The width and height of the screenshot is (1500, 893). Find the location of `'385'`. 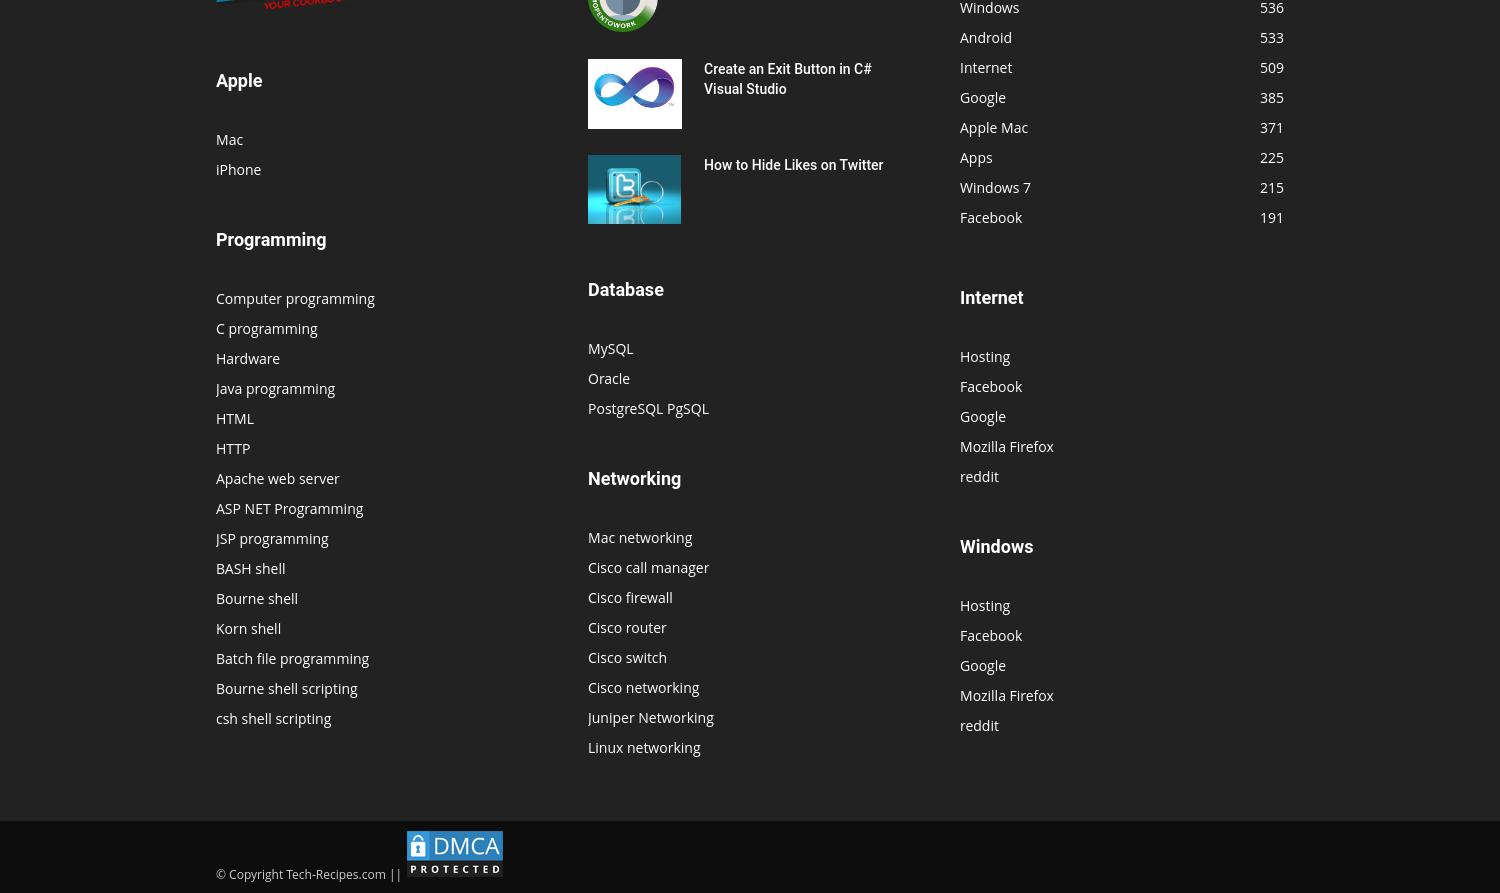

'385' is located at coordinates (1258, 96).